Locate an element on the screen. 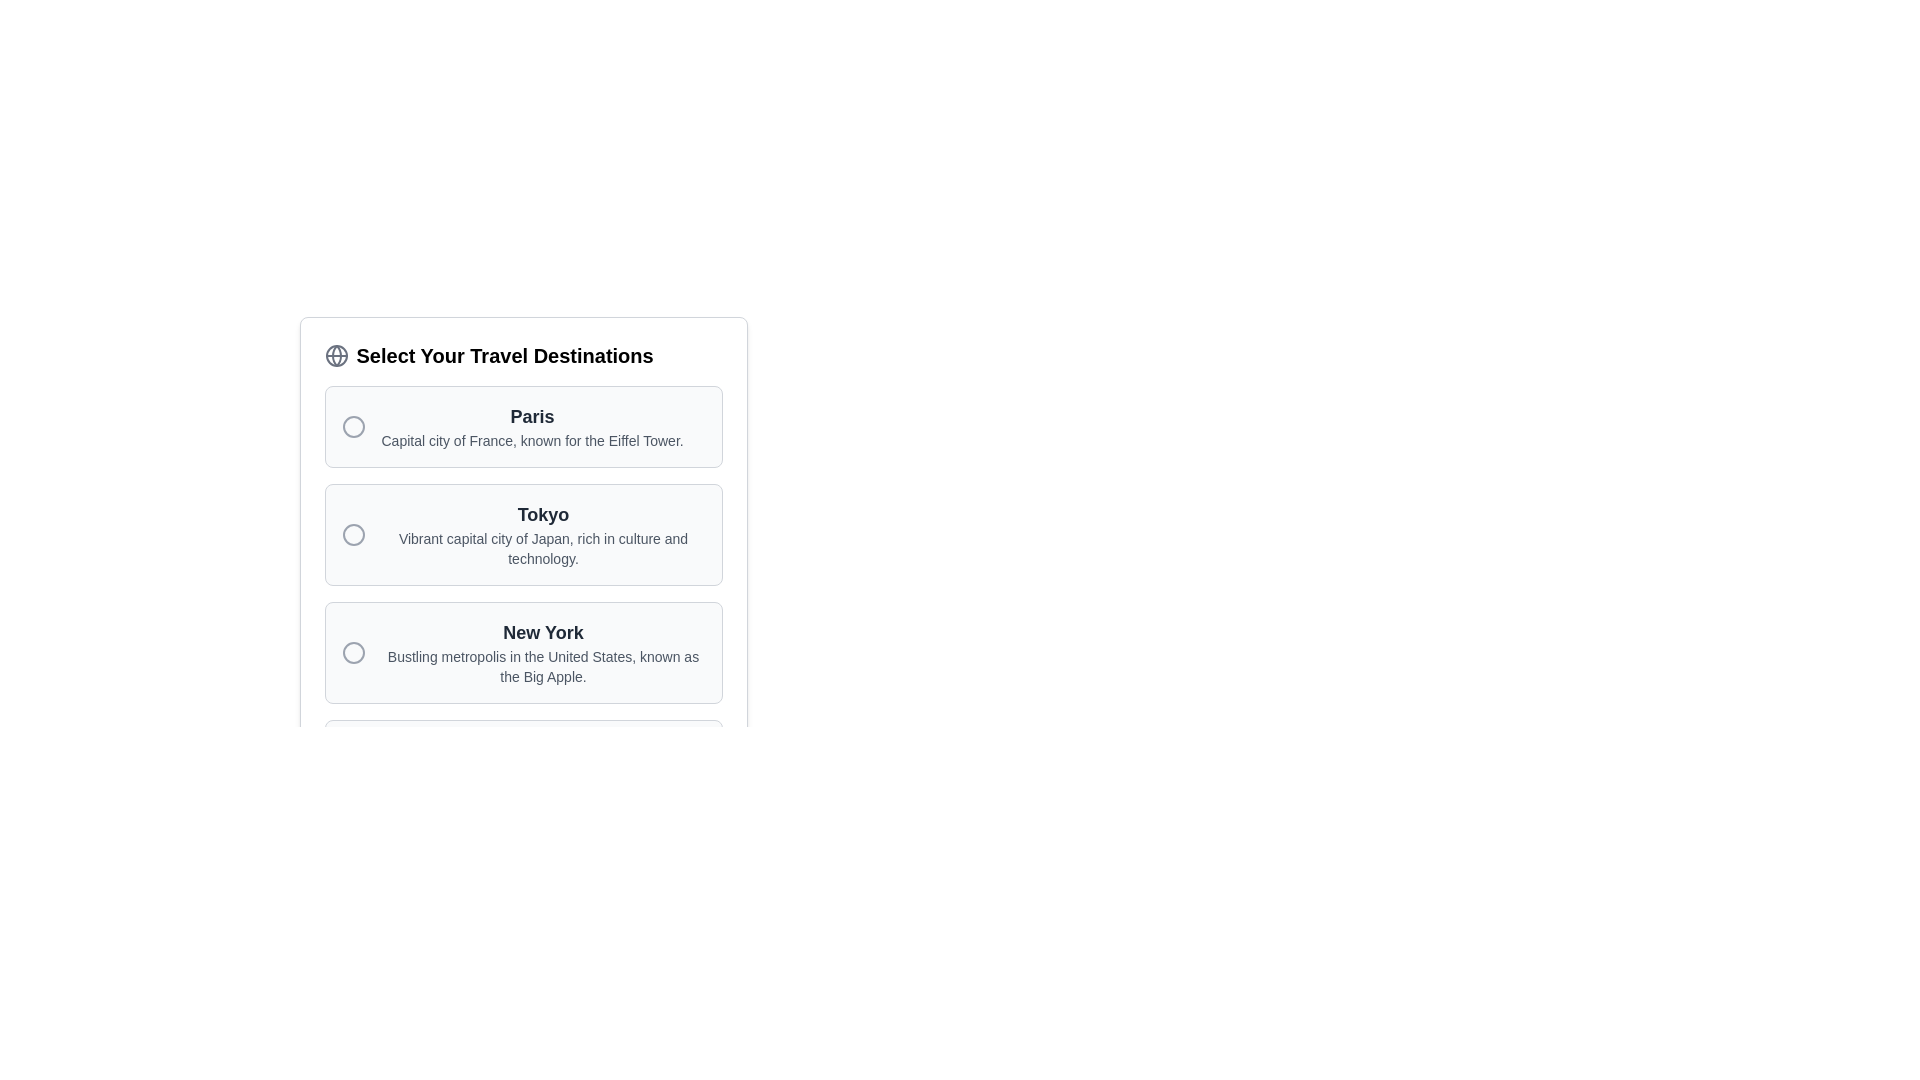 The image size is (1920, 1080). the radio button is located at coordinates (353, 534).